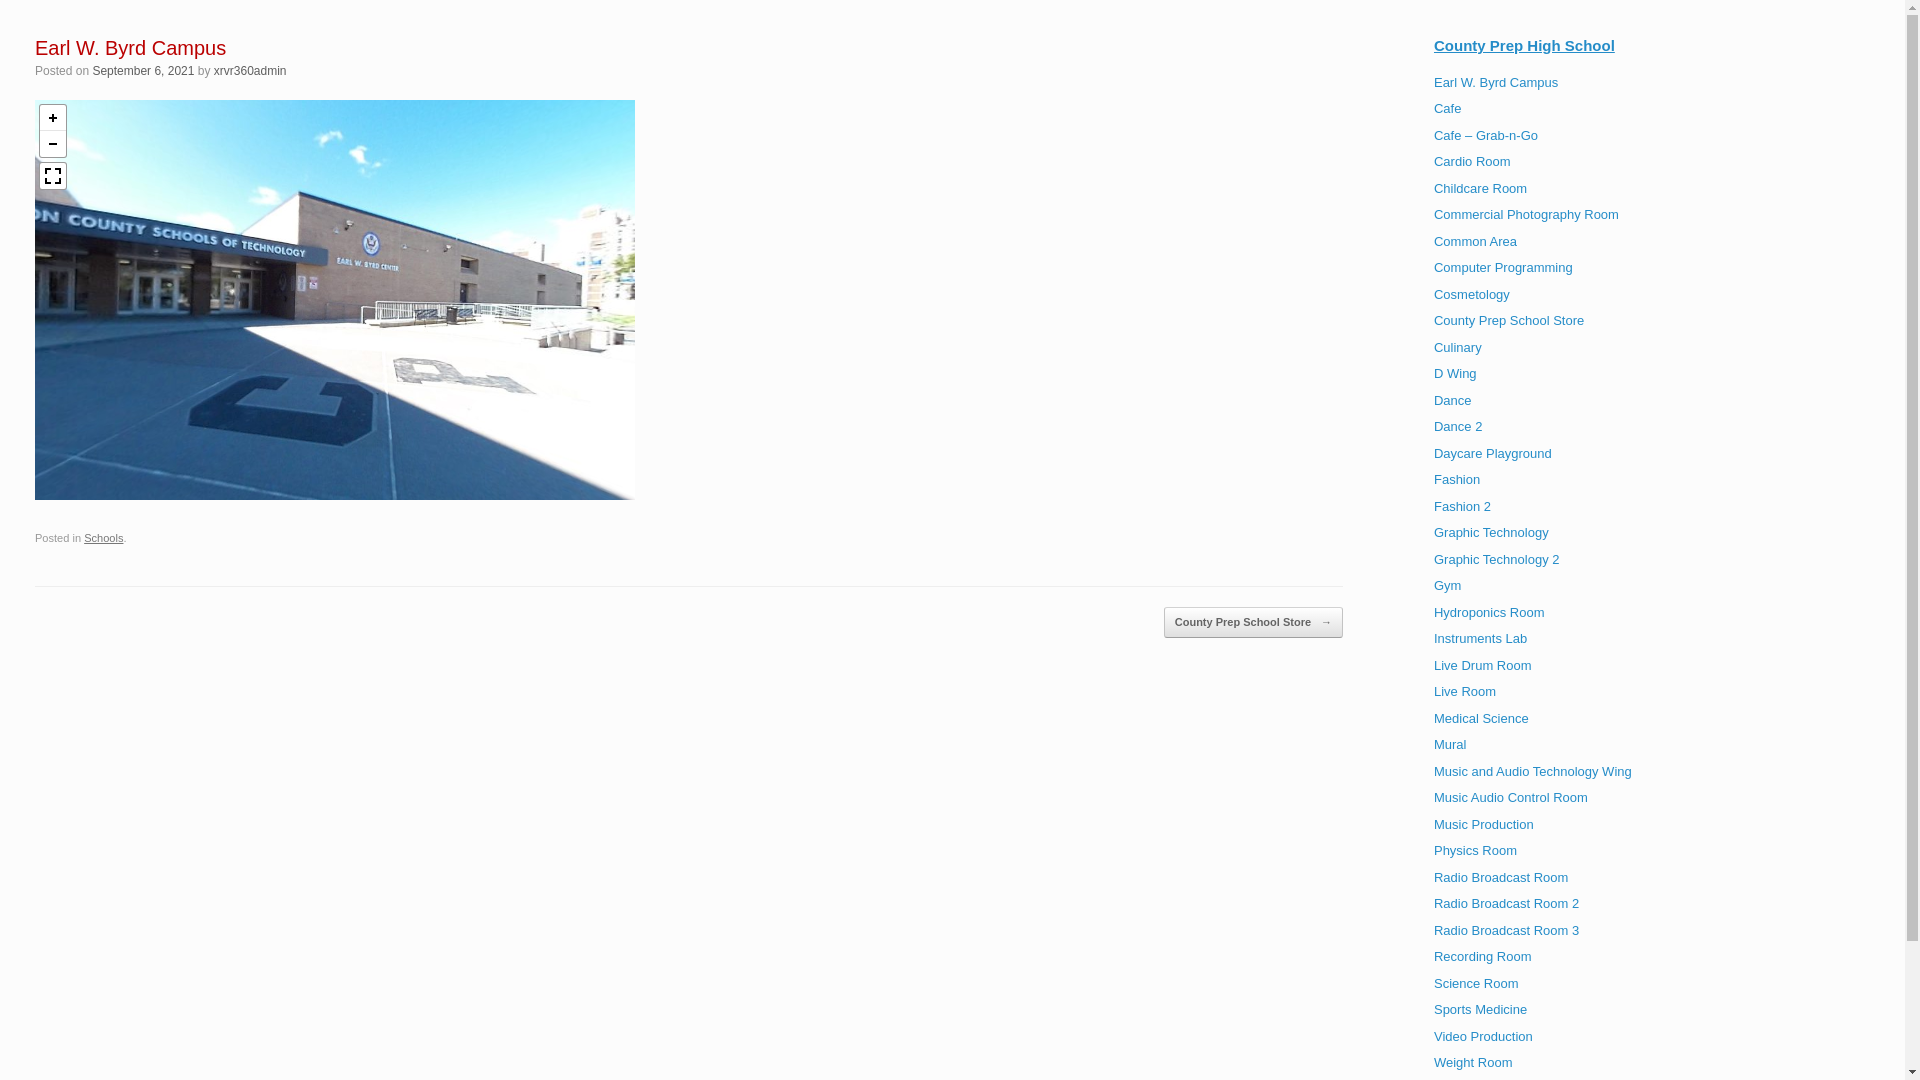  Describe the element at coordinates (1480, 638) in the screenshot. I see `'Instruments Lab'` at that location.